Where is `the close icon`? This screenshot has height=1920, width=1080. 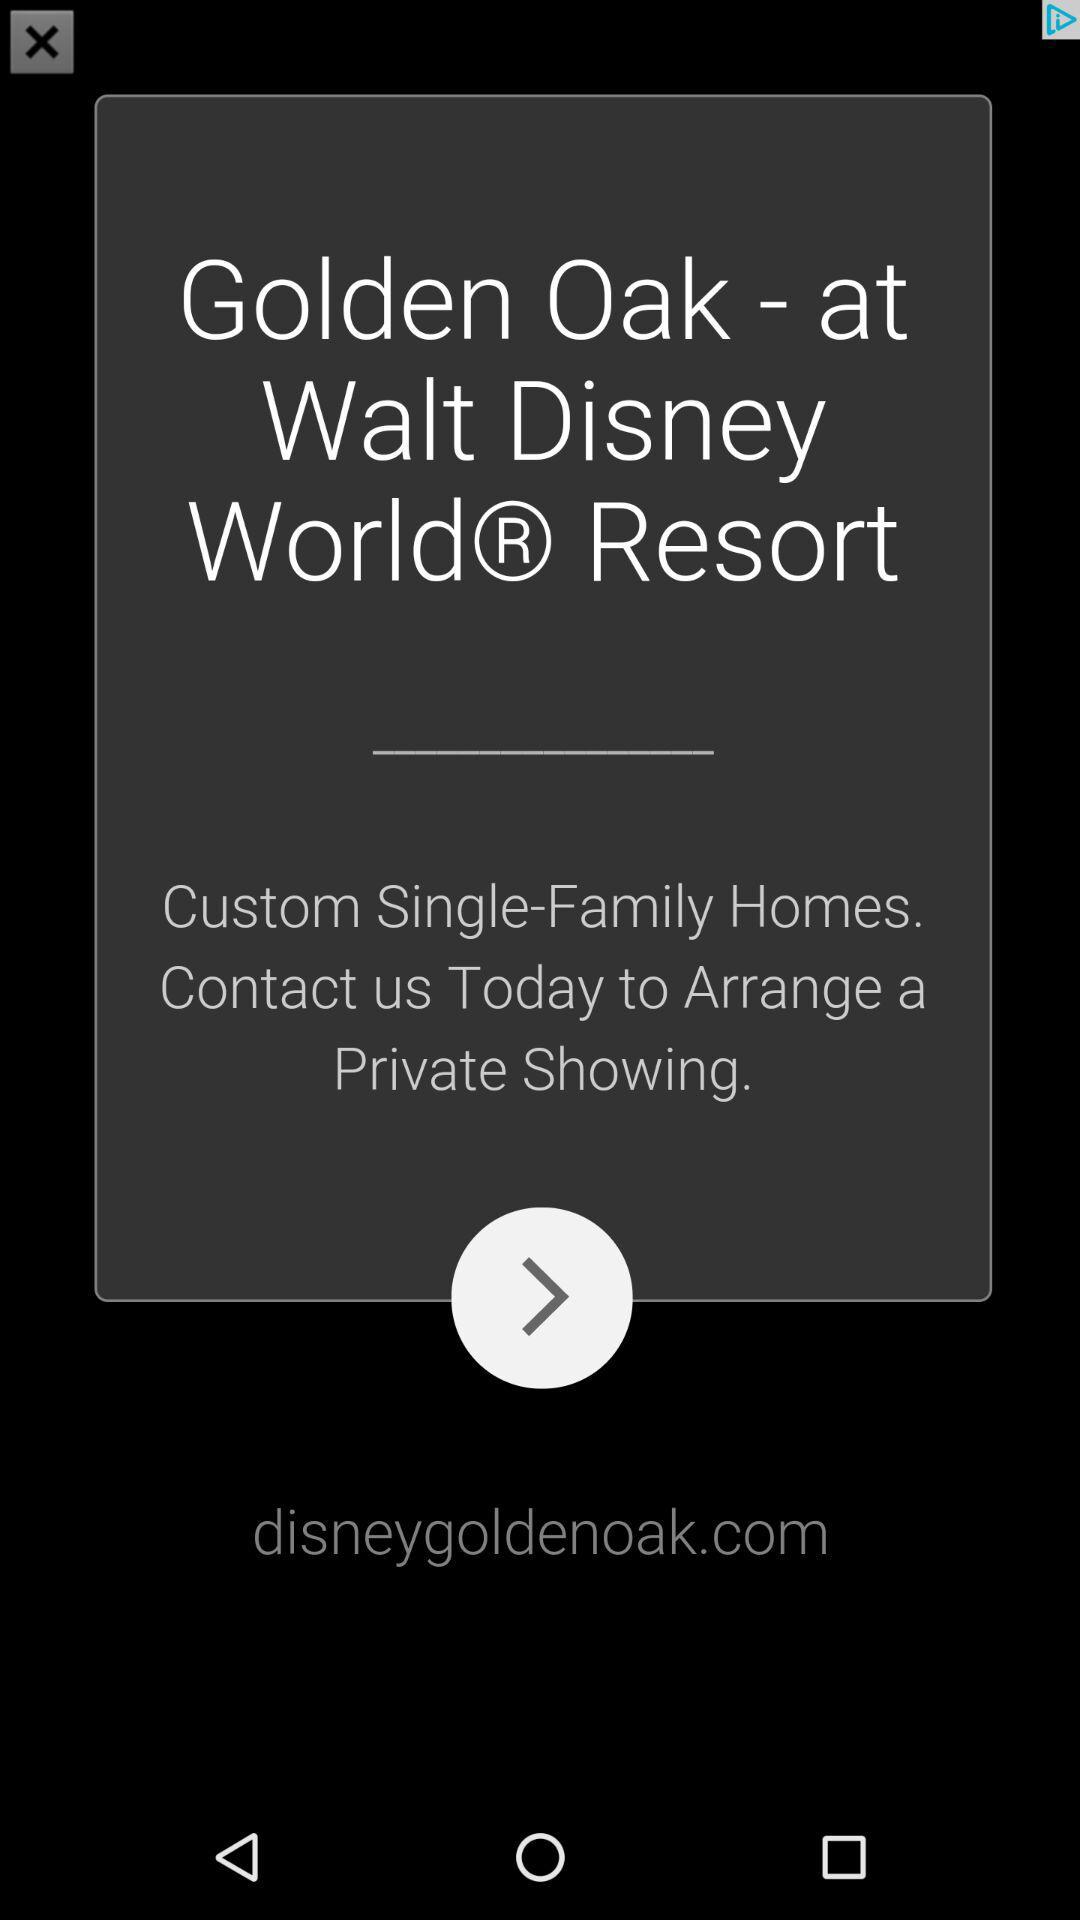
the close icon is located at coordinates (42, 44).